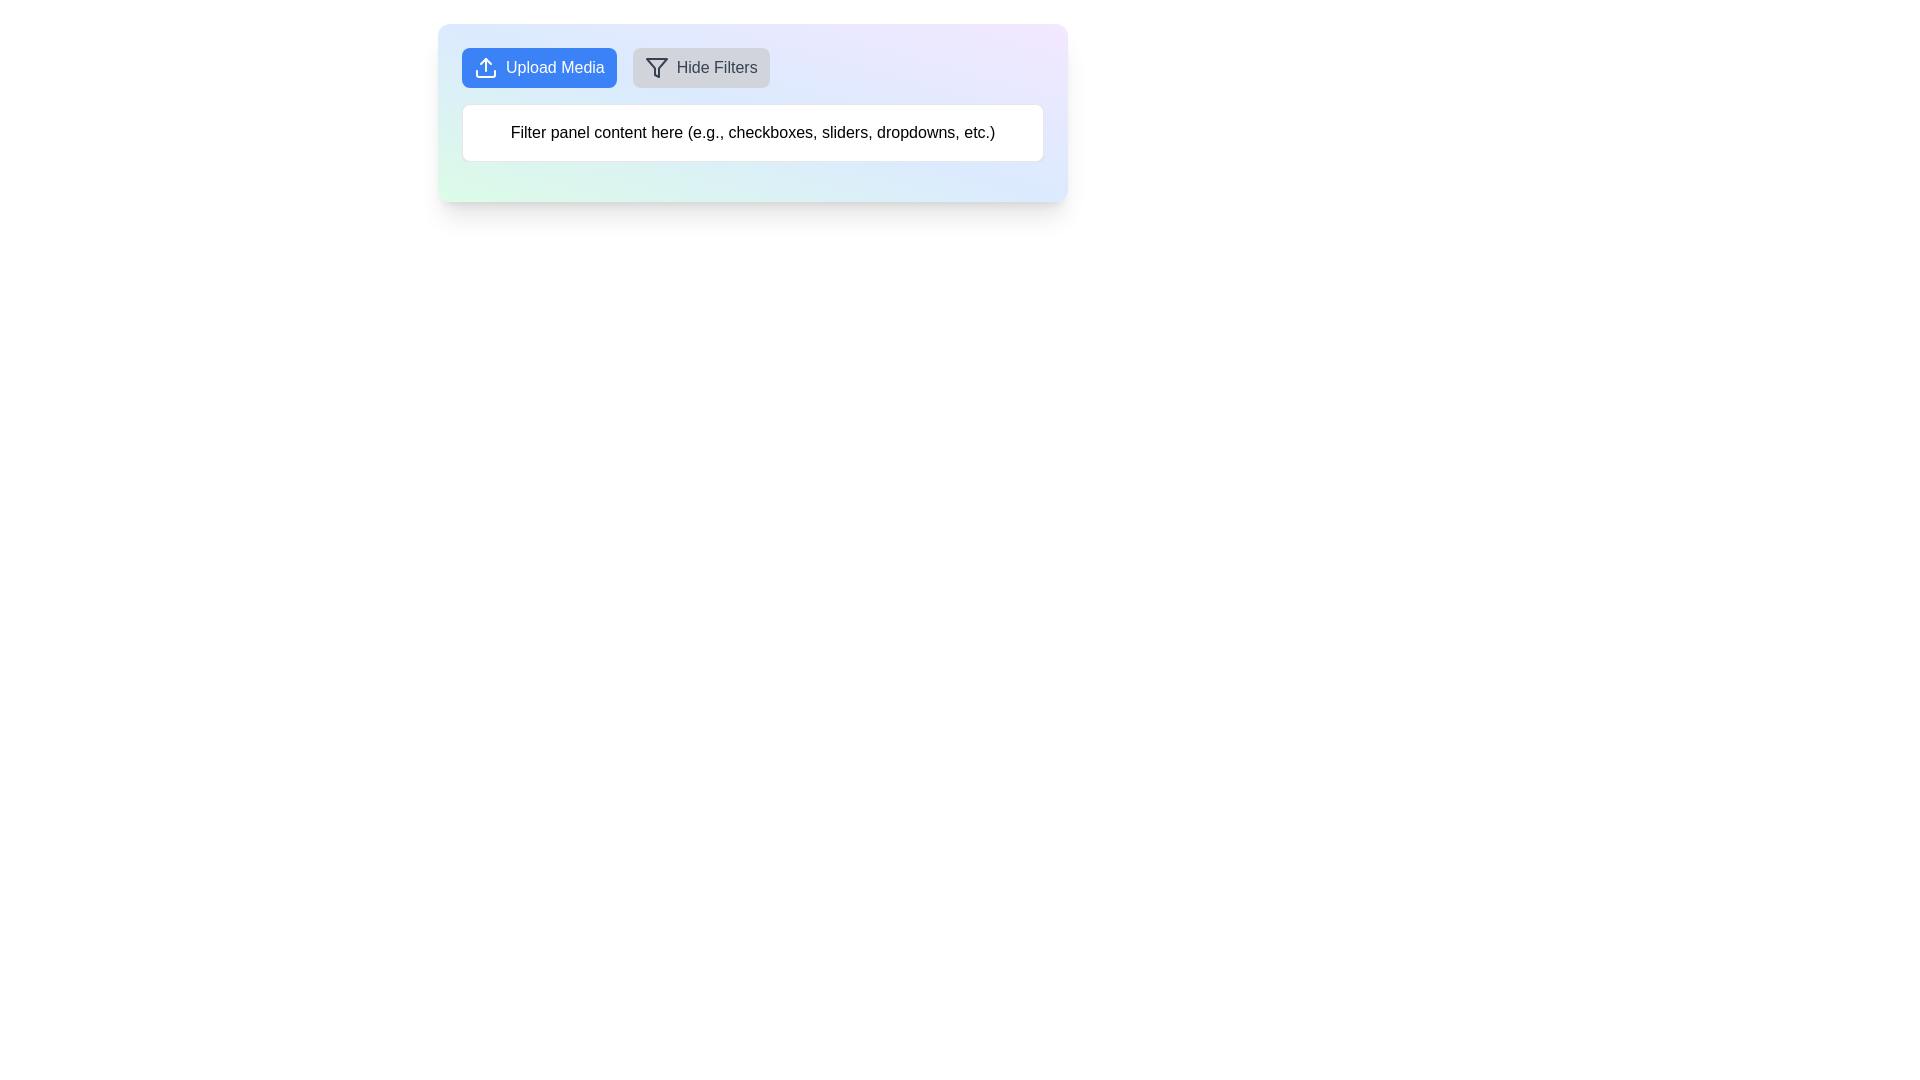 This screenshot has width=1920, height=1080. What do you see at coordinates (701, 67) in the screenshot?
I see `the toggle button located to the right of the 'Upload Media' button` at bounding box center [701, 67].